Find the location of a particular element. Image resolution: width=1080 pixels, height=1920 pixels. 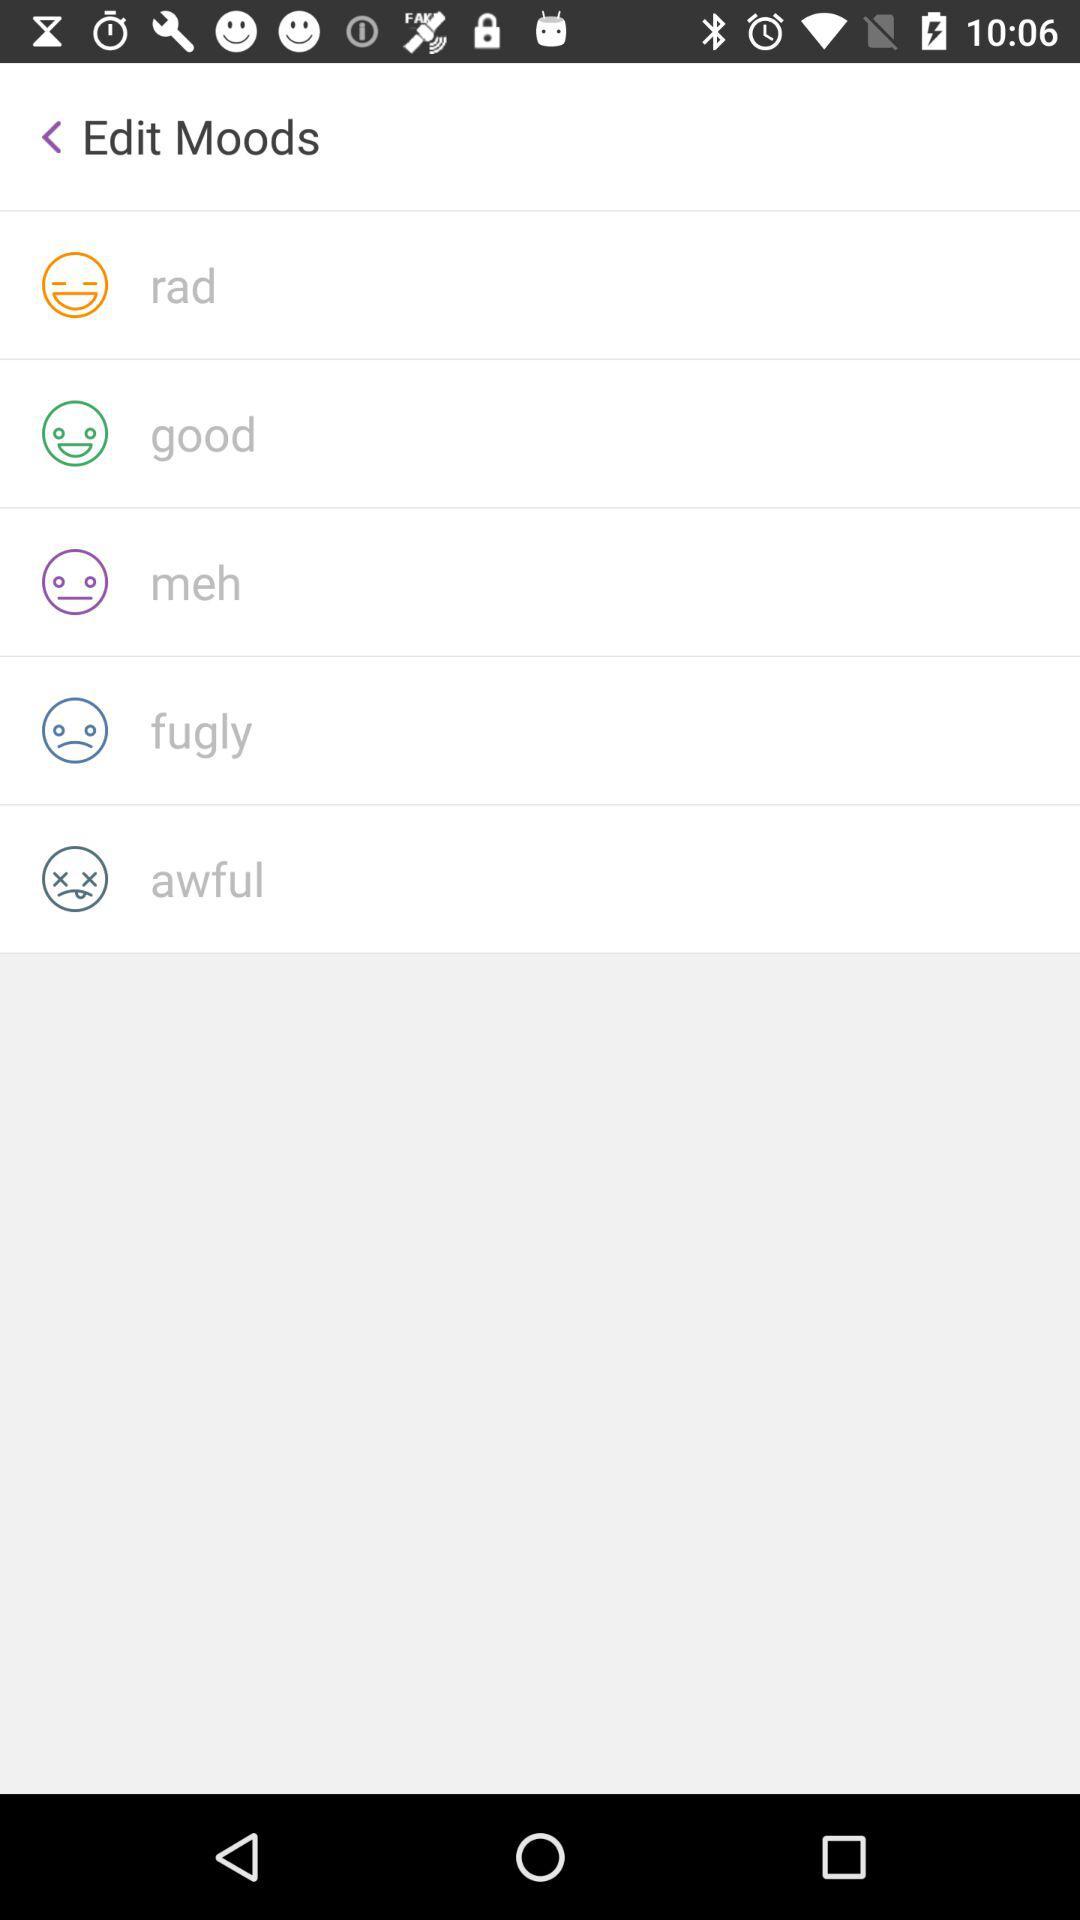

click meh emoji is located at coordinates (613, 580).